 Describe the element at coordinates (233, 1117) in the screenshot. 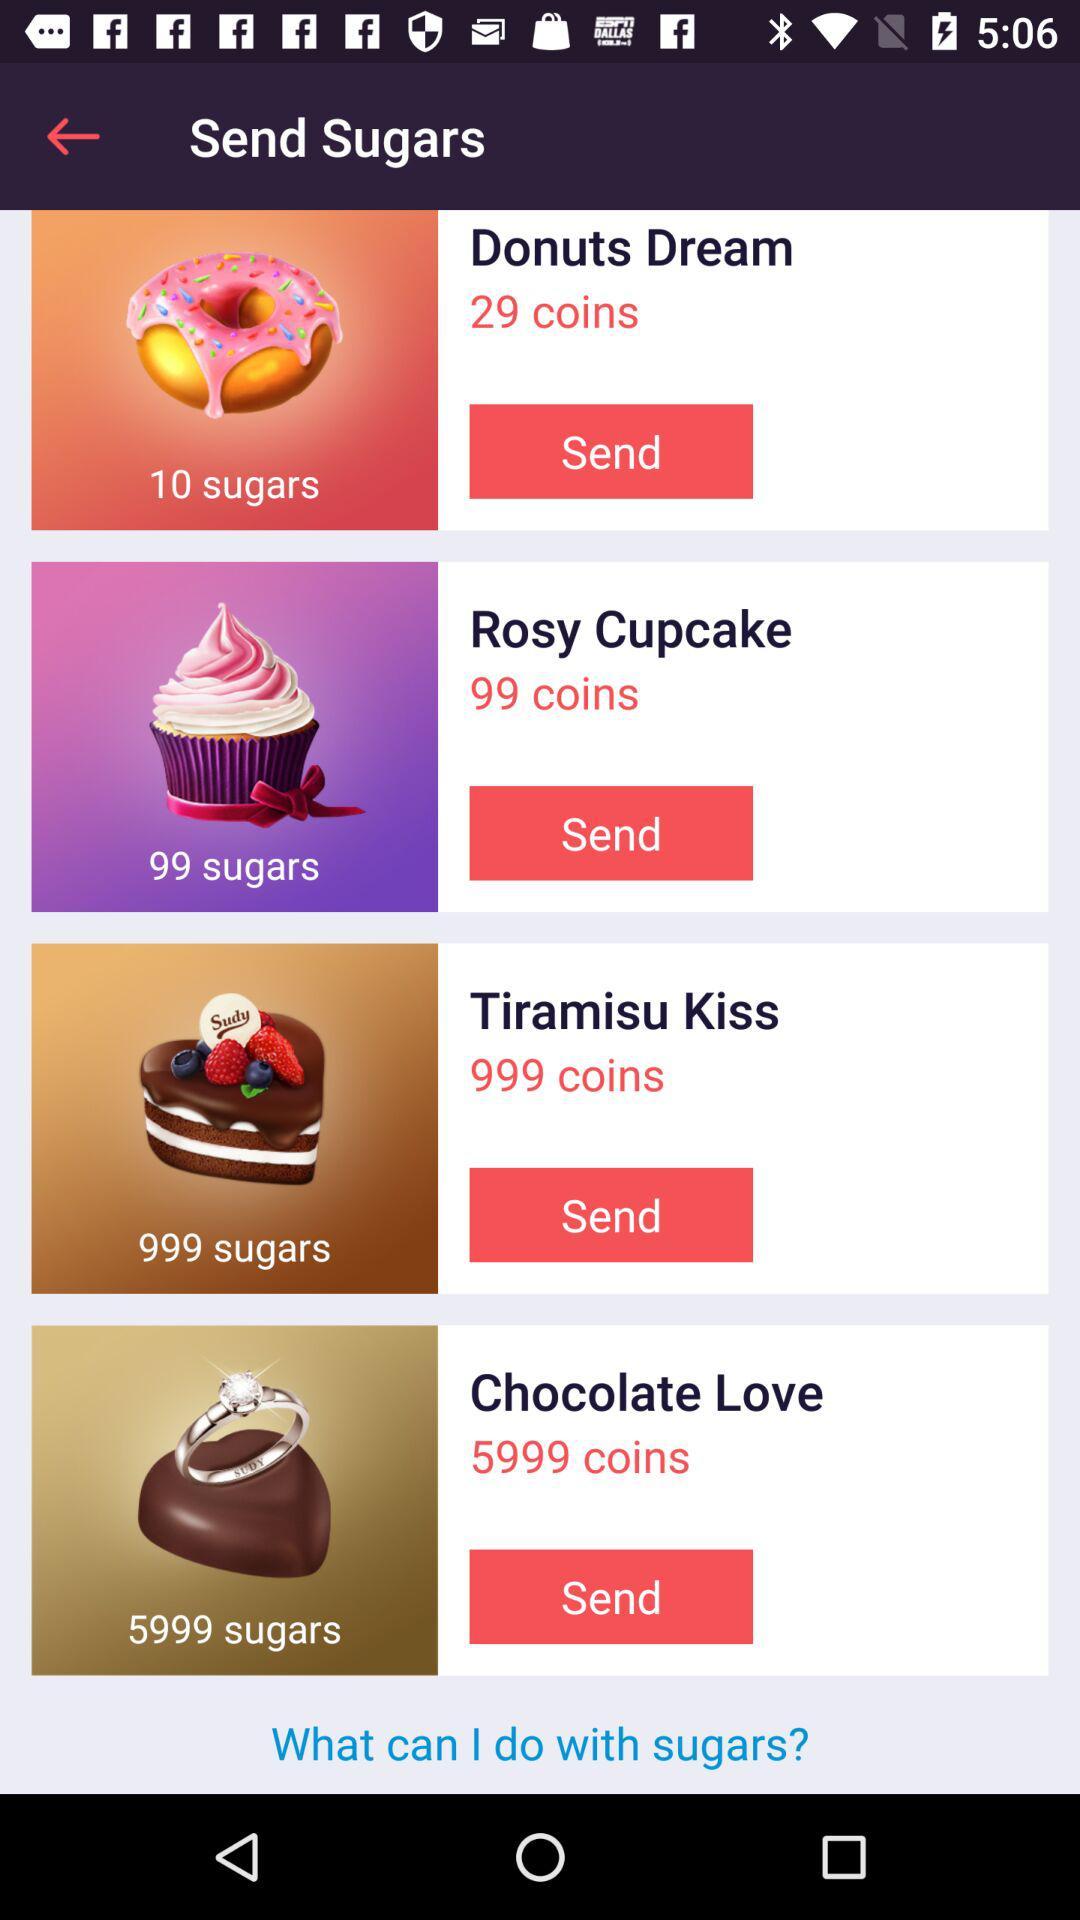

I see `open picture` at that location.